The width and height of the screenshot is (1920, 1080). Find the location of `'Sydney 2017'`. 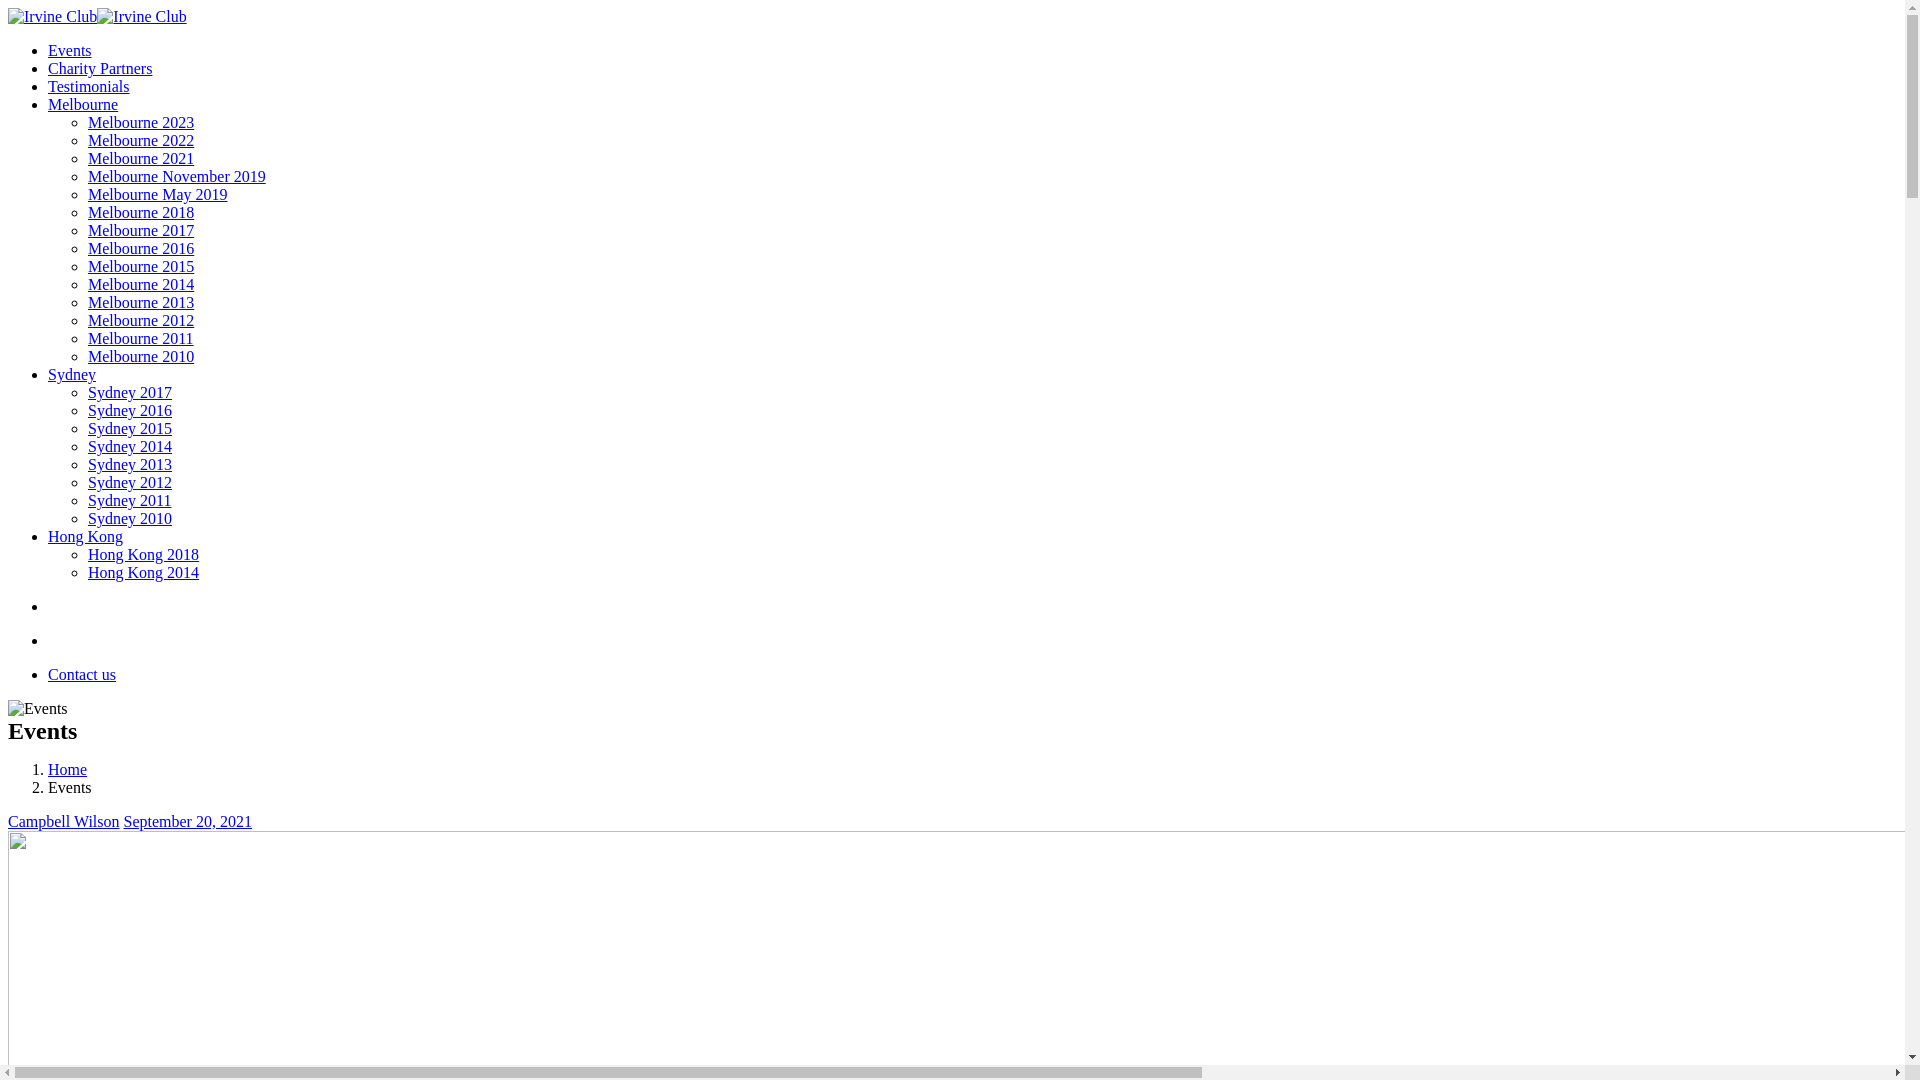

'Sydney 2017' is located at coordinates (86, 392).